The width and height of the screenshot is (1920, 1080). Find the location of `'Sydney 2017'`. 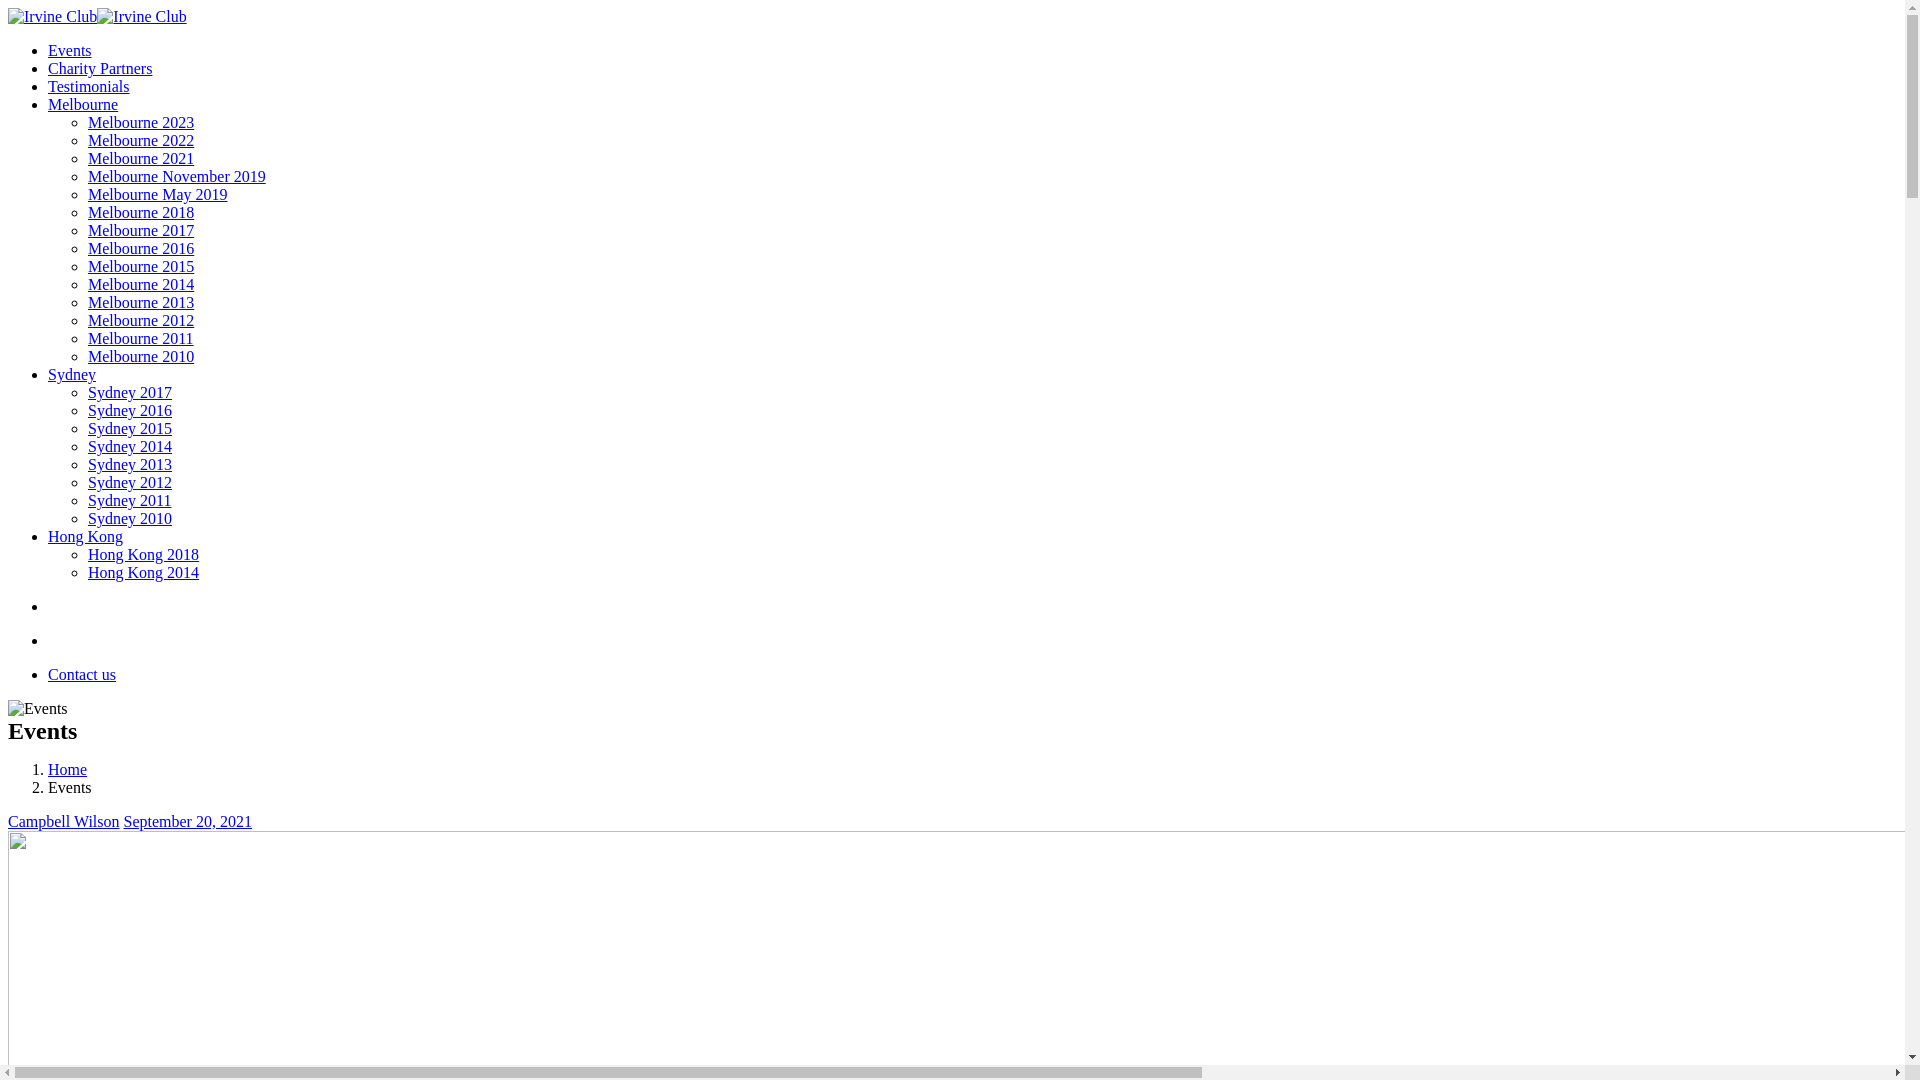

'Sydney 2017' is located at coordinates (86, 392).